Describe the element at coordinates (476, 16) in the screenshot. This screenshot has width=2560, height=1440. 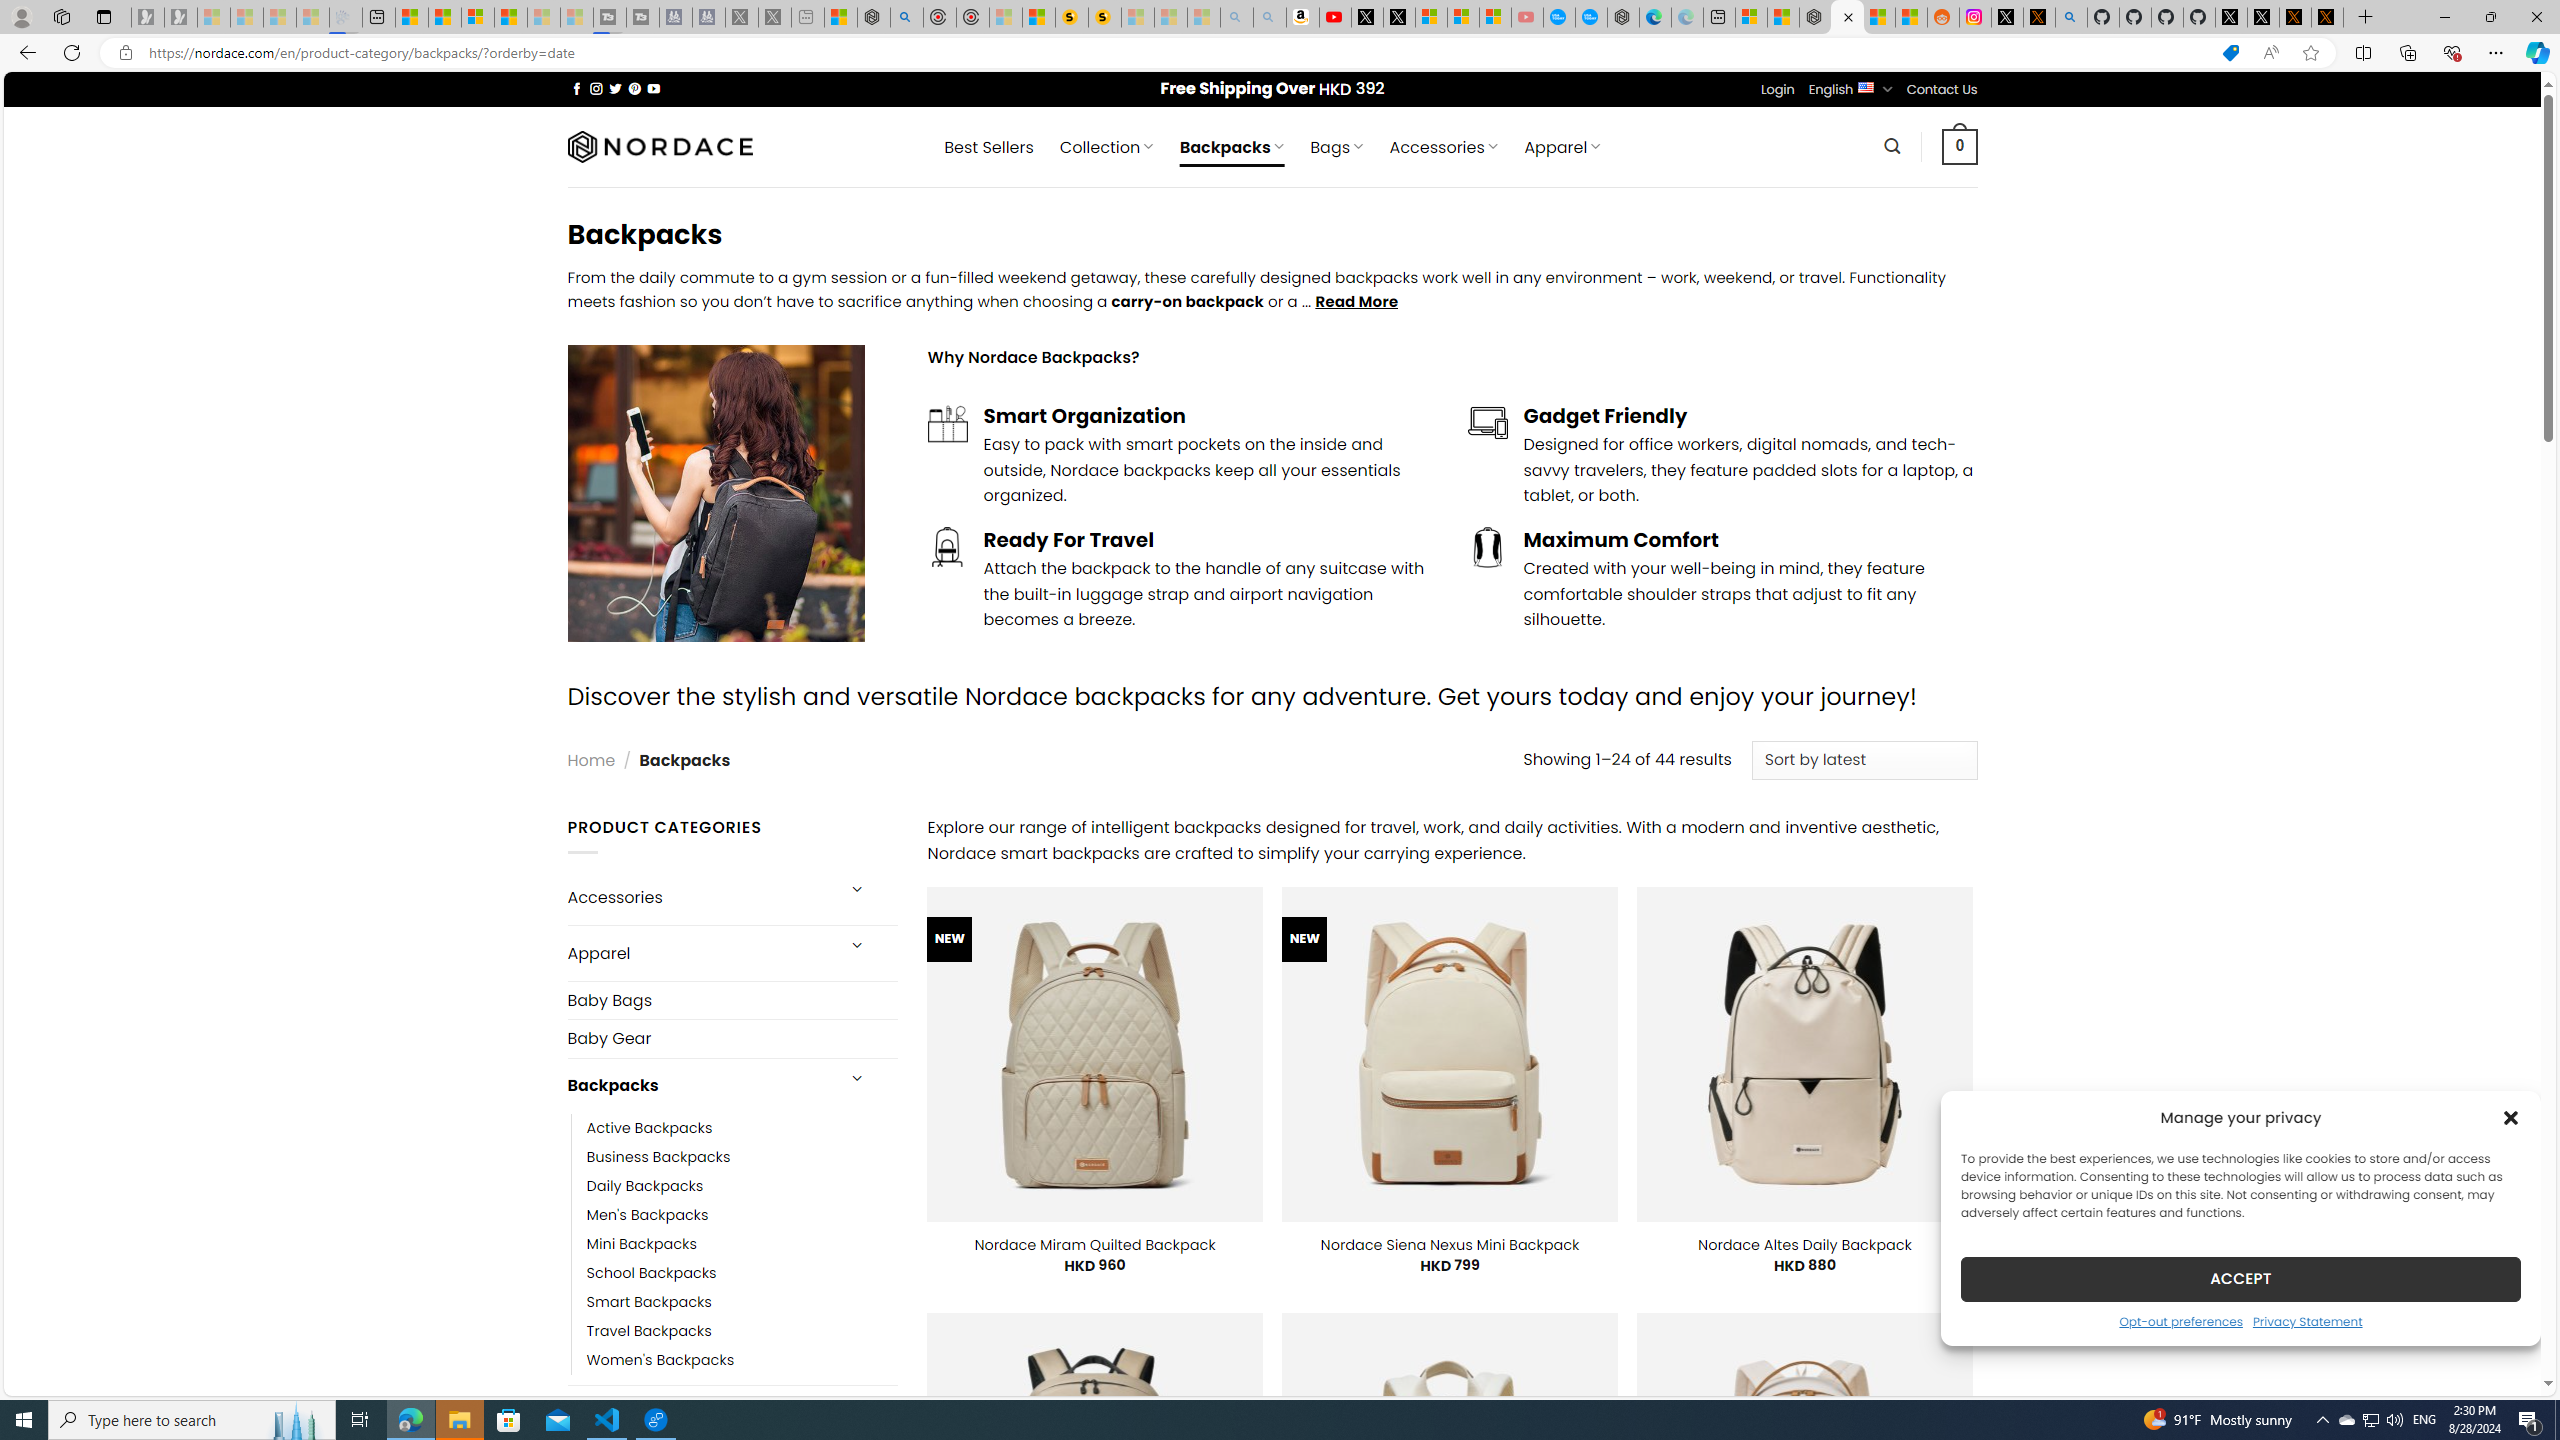
I see `'Overview'` at that location.